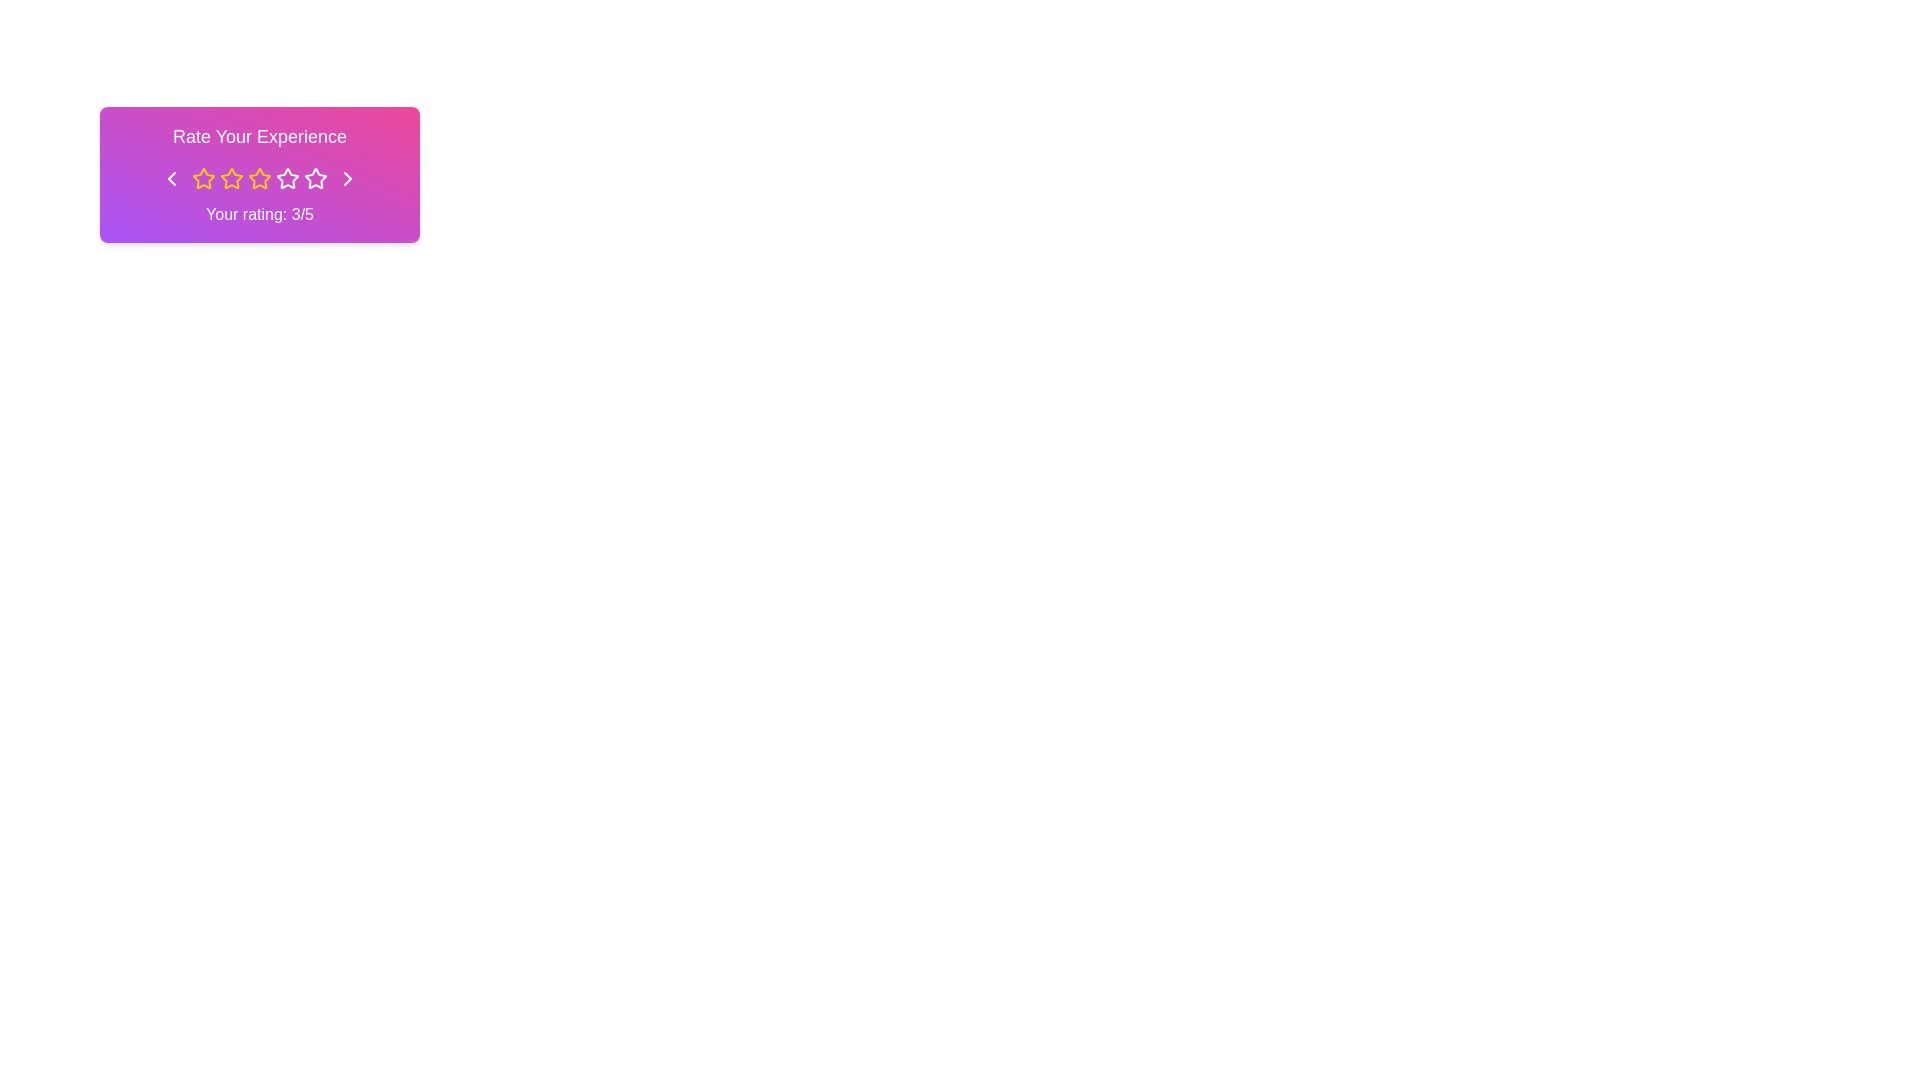 The height and width of the screenshot is (1080, 1920). What do you see at coordinates (258, 177) in the screenshot?
I see `the third star in the rating component` at bounding box center [258, 177].